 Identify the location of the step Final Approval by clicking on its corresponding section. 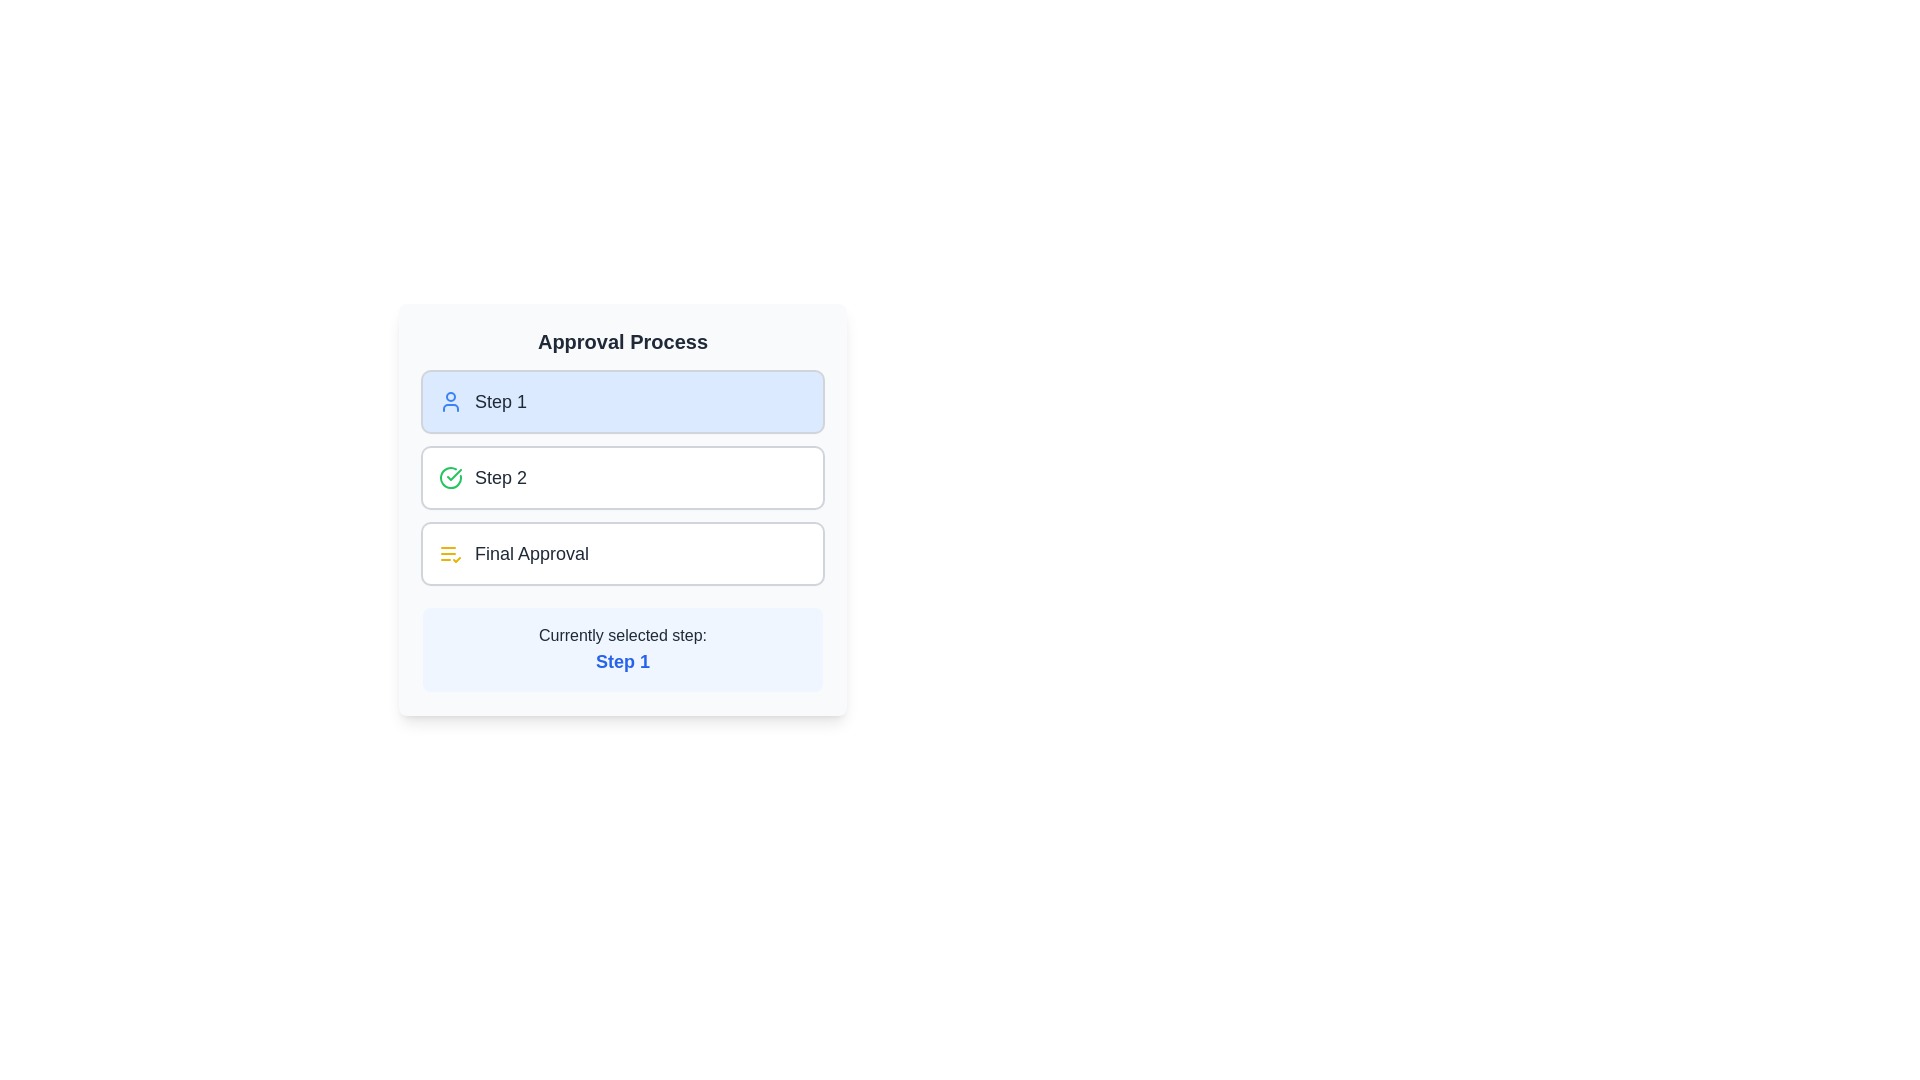
(622, 554).